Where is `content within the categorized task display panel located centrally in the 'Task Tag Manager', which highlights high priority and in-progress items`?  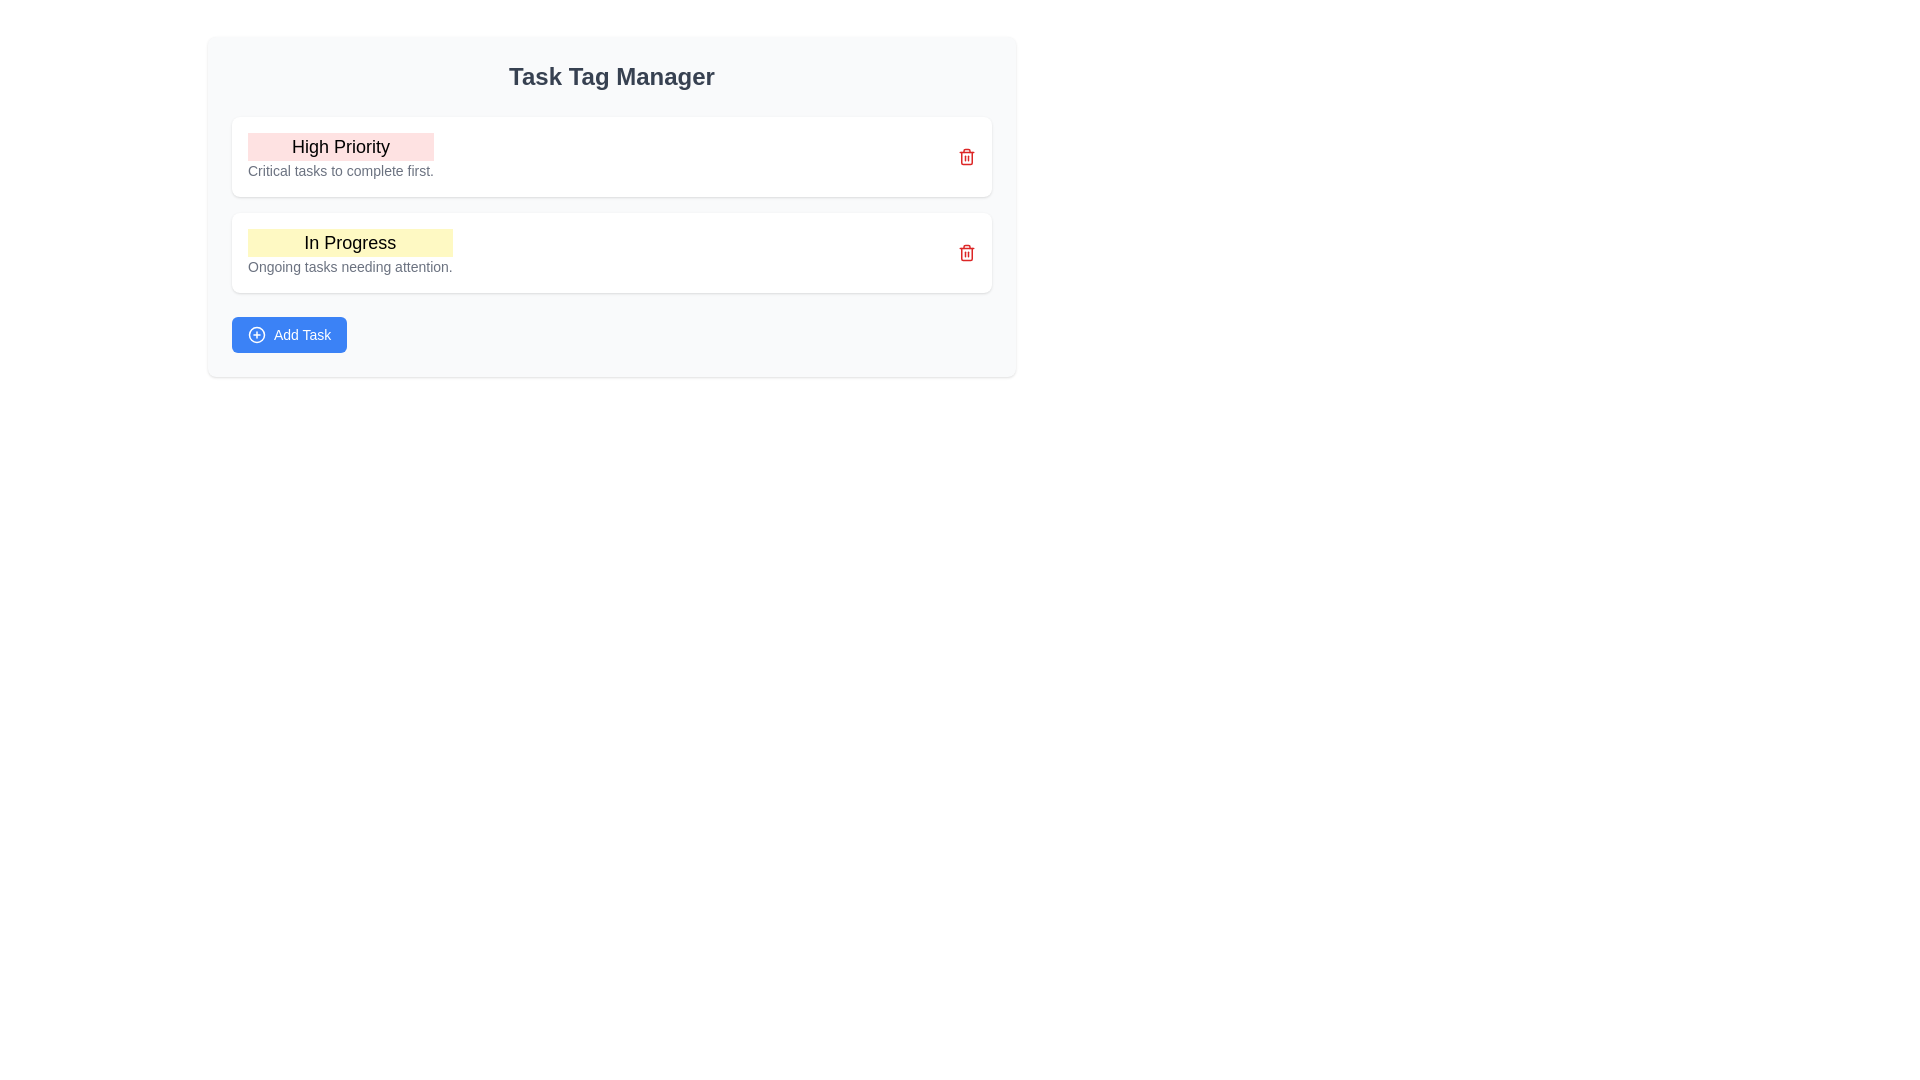
content within the categorized task display panel located centrally in the 'Task Tag Manager', which highlights high priority and in-progress items is located at coordinates (610, 207).